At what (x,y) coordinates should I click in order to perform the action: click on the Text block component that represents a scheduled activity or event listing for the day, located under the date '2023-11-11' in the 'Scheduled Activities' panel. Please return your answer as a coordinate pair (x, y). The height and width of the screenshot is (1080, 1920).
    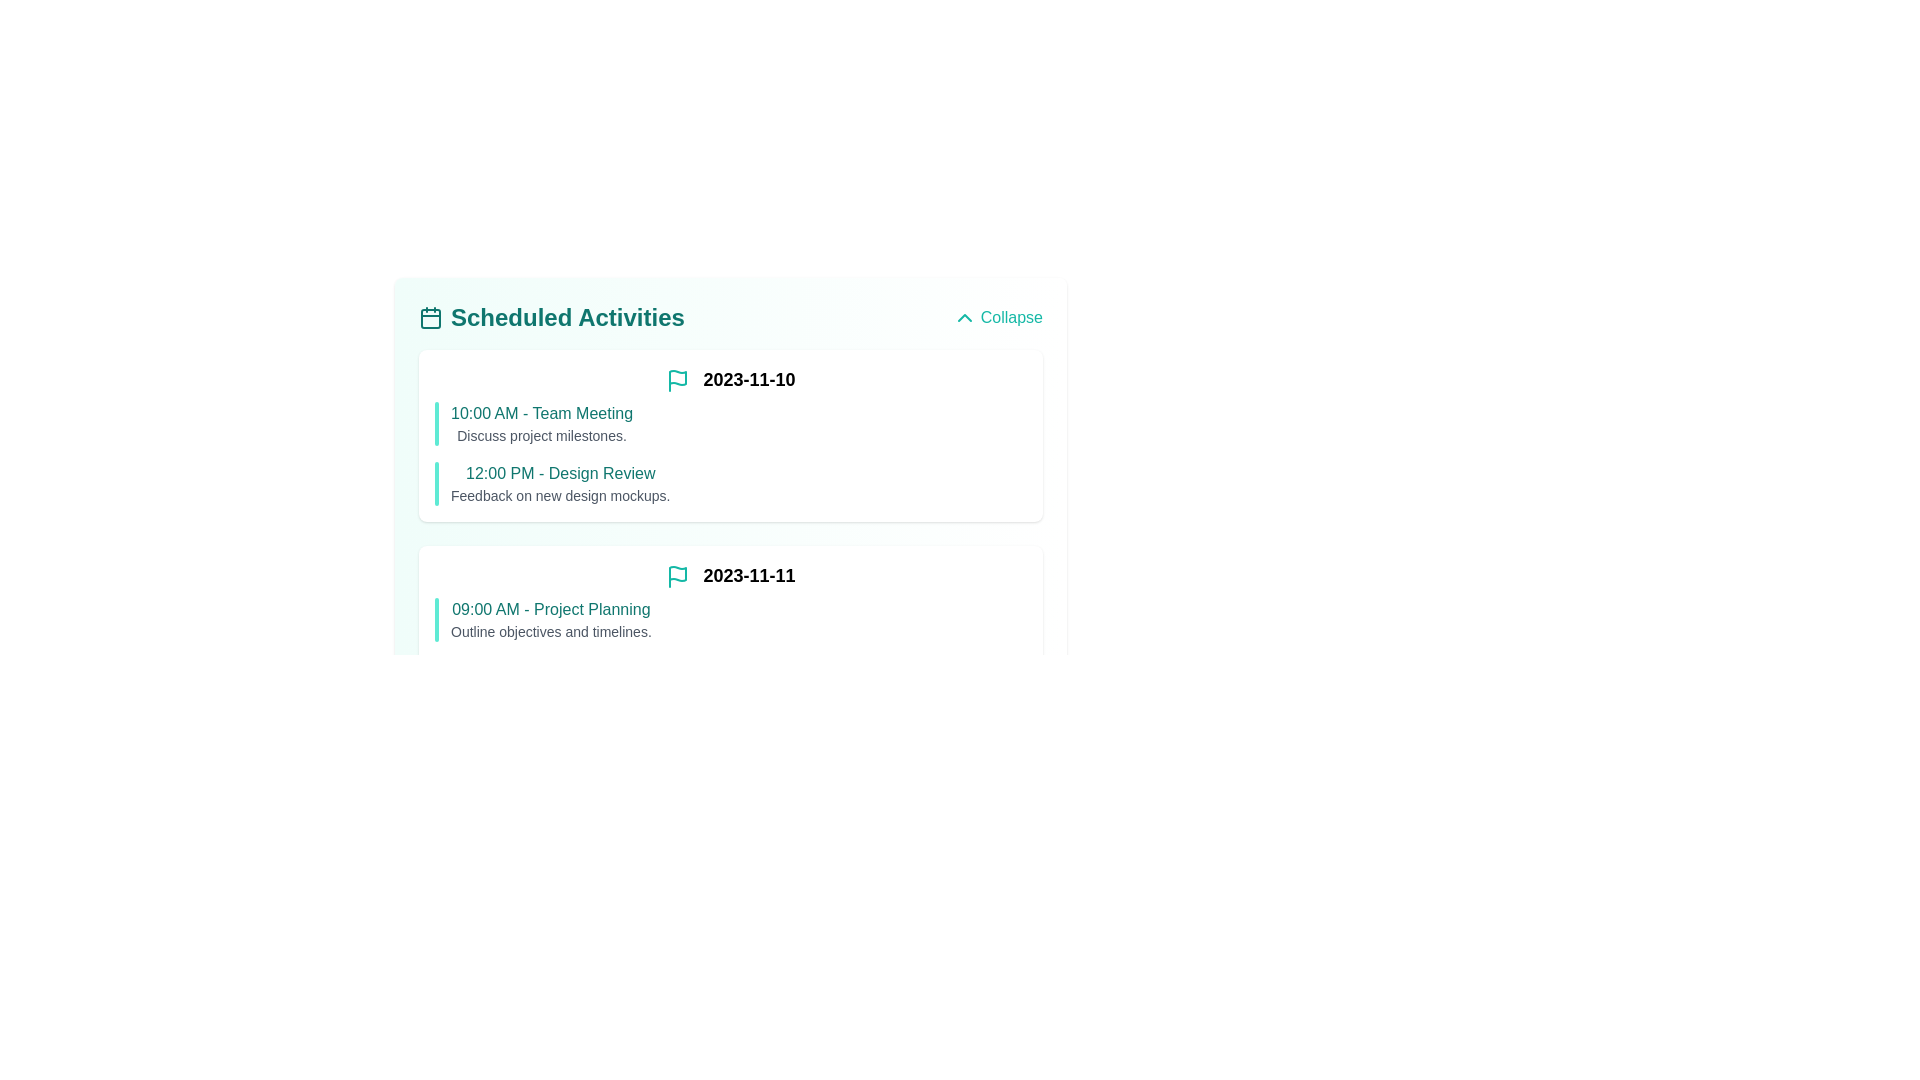
    Looking at the image, I should click on (551, 619).